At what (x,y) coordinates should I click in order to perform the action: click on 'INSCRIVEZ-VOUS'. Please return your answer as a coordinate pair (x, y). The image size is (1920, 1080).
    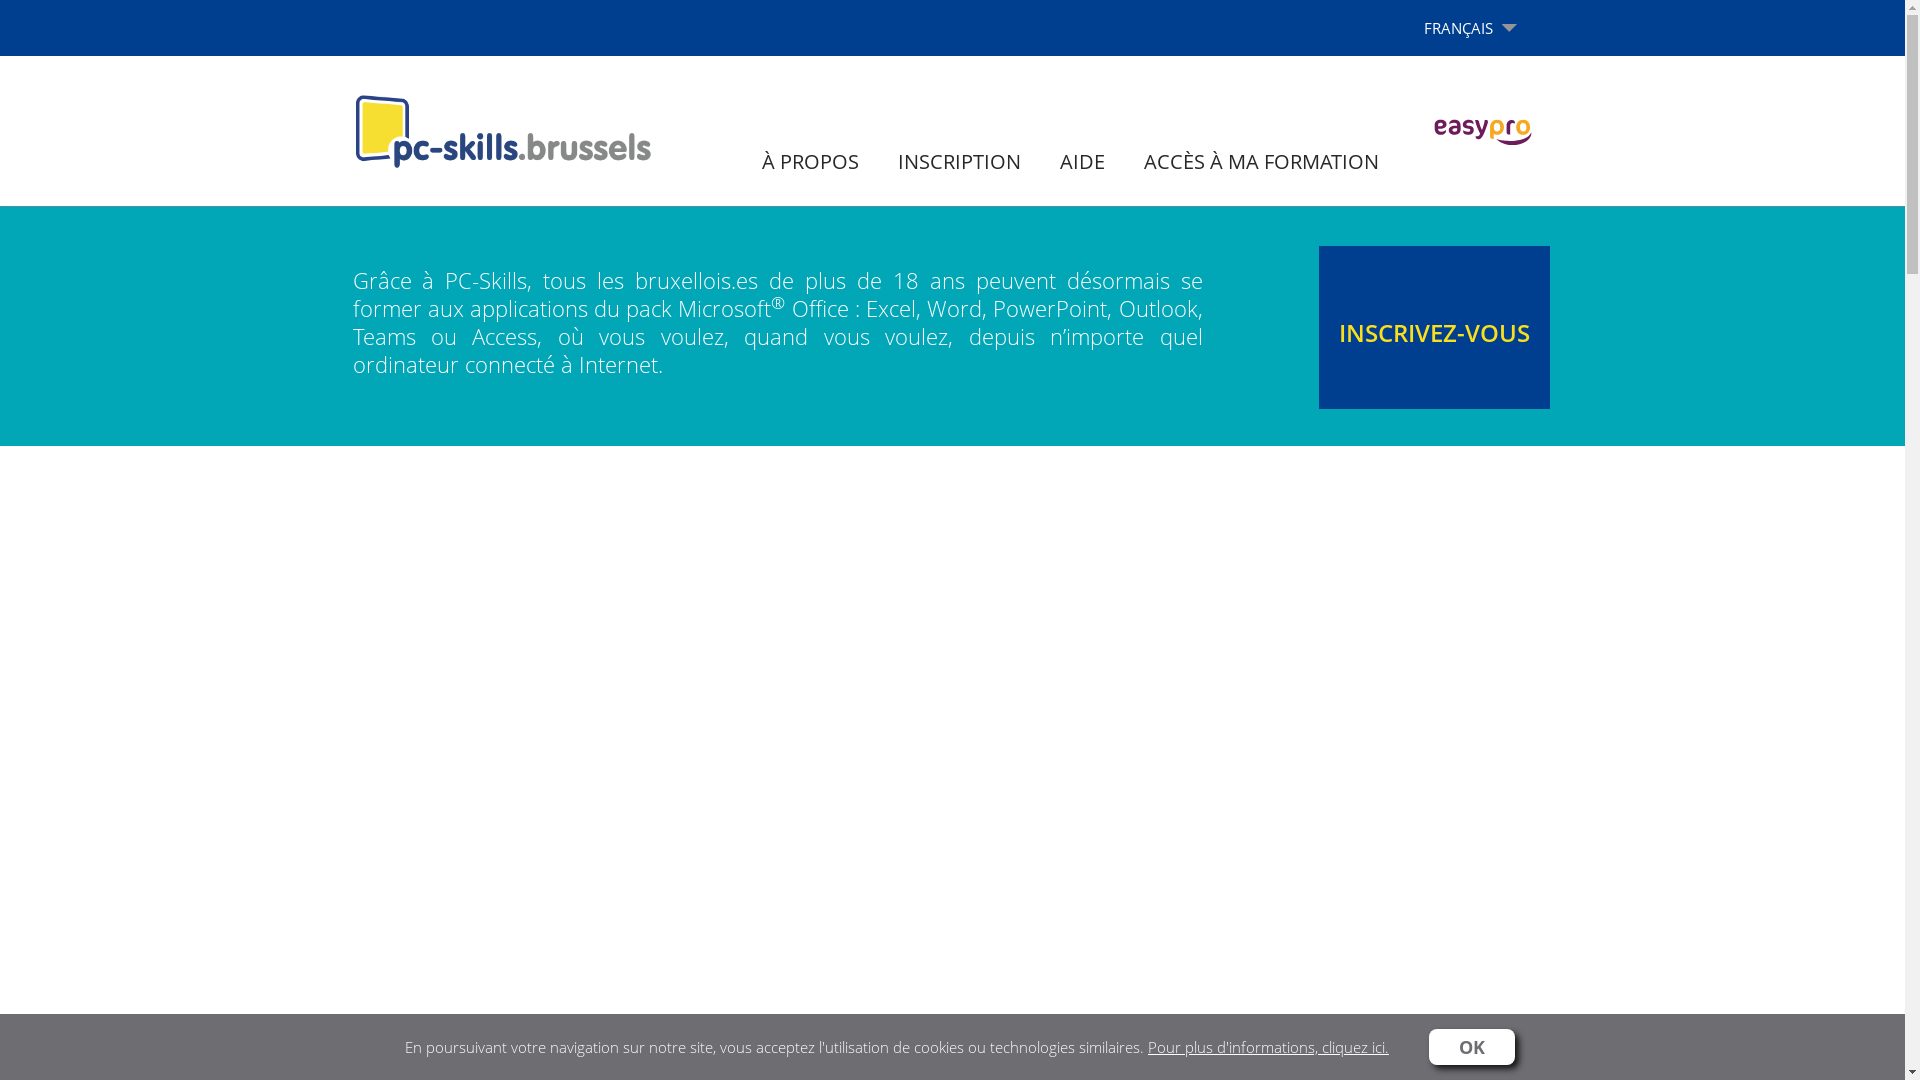
    Looking at the image, I should click on (1433, 326).